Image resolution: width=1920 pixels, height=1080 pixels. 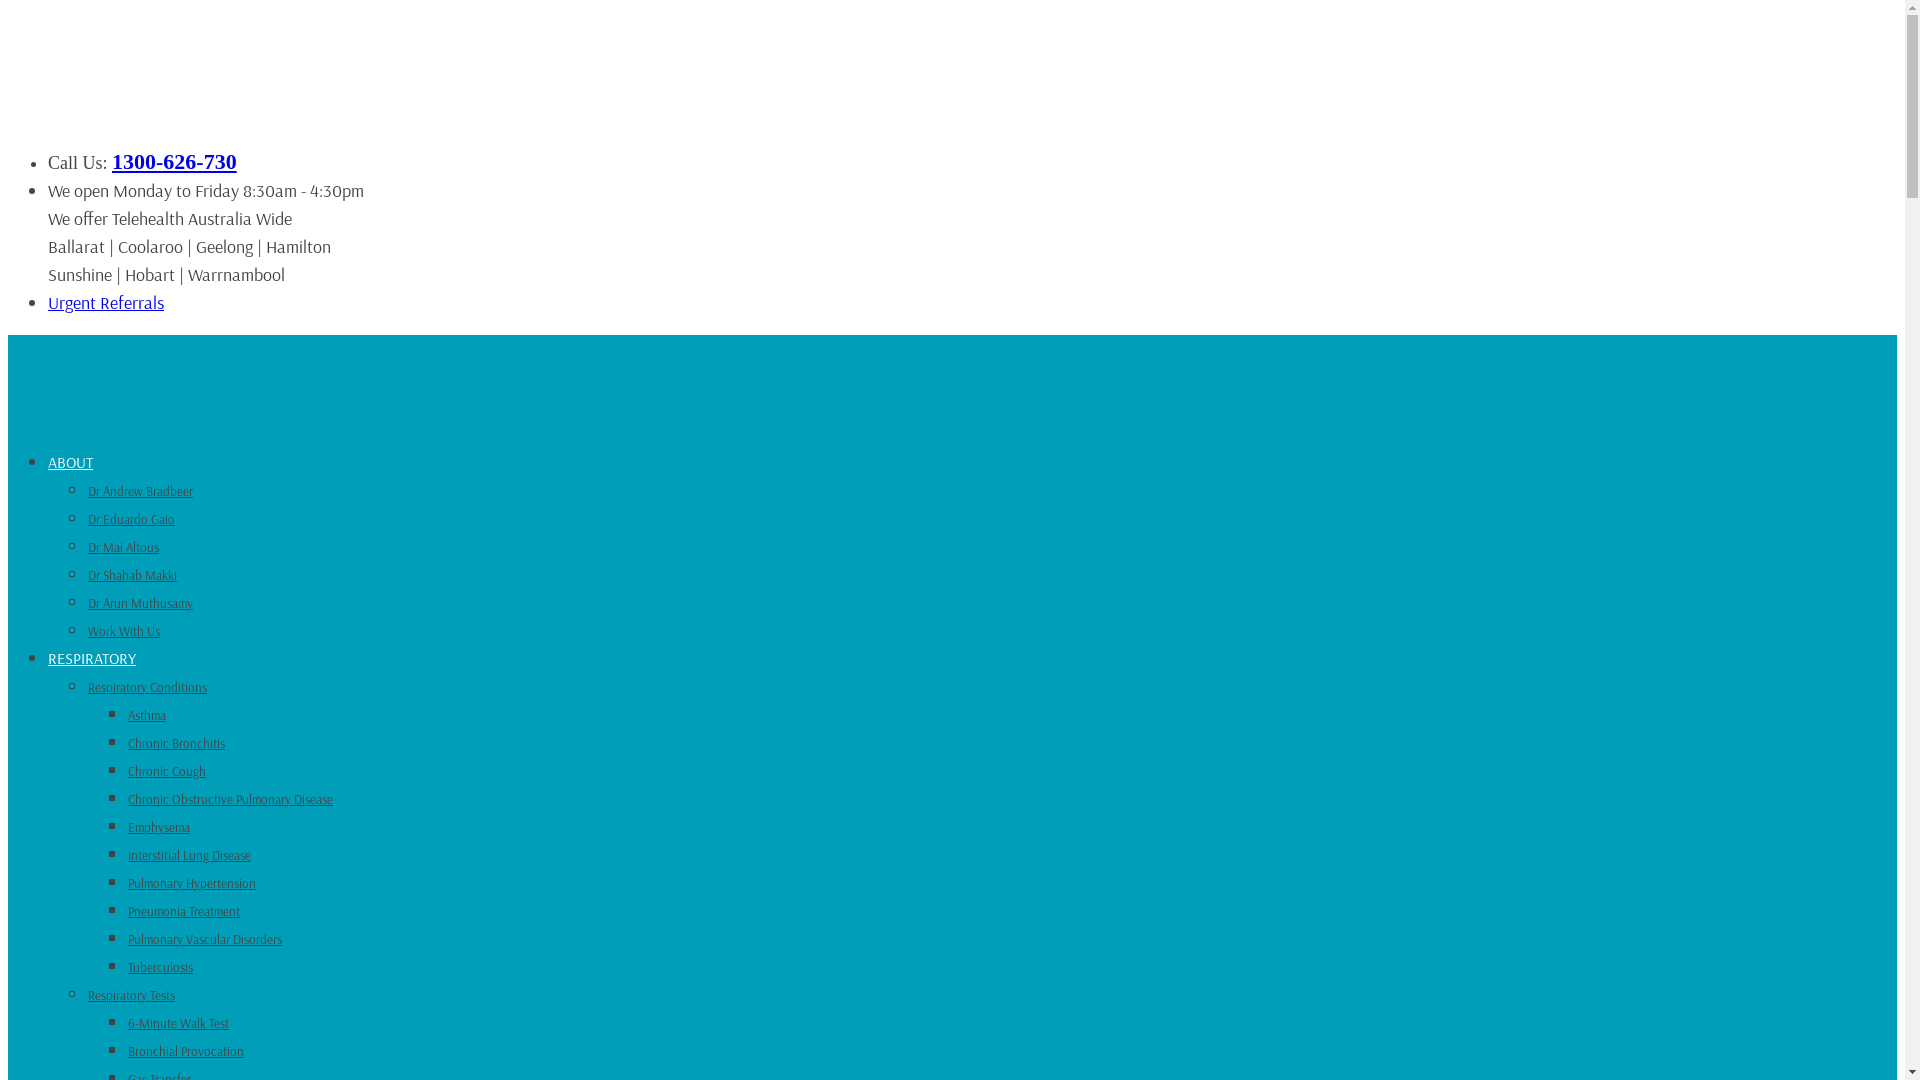 What do you see at coordinates (70, 462) in the screenshot?
I see `'ABOUT'` at bounding box center [70, 462].